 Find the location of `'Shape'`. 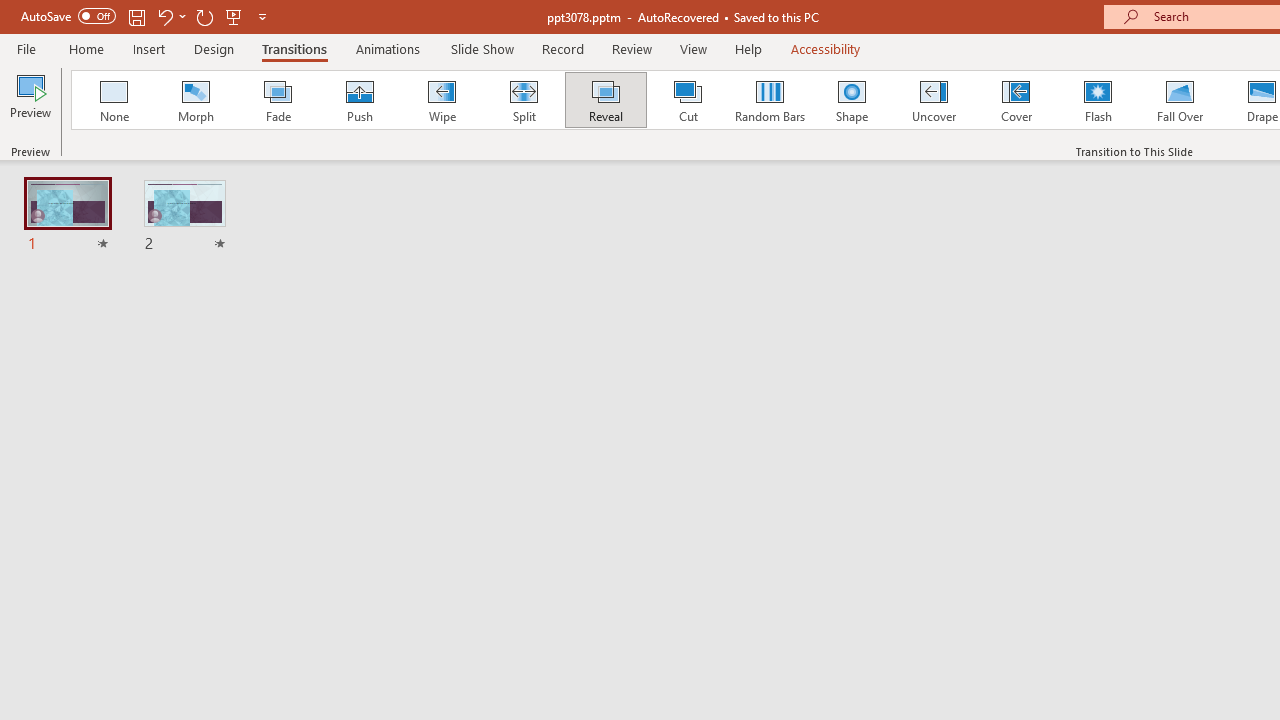

'Shape' is located at coordinates (852, 100).